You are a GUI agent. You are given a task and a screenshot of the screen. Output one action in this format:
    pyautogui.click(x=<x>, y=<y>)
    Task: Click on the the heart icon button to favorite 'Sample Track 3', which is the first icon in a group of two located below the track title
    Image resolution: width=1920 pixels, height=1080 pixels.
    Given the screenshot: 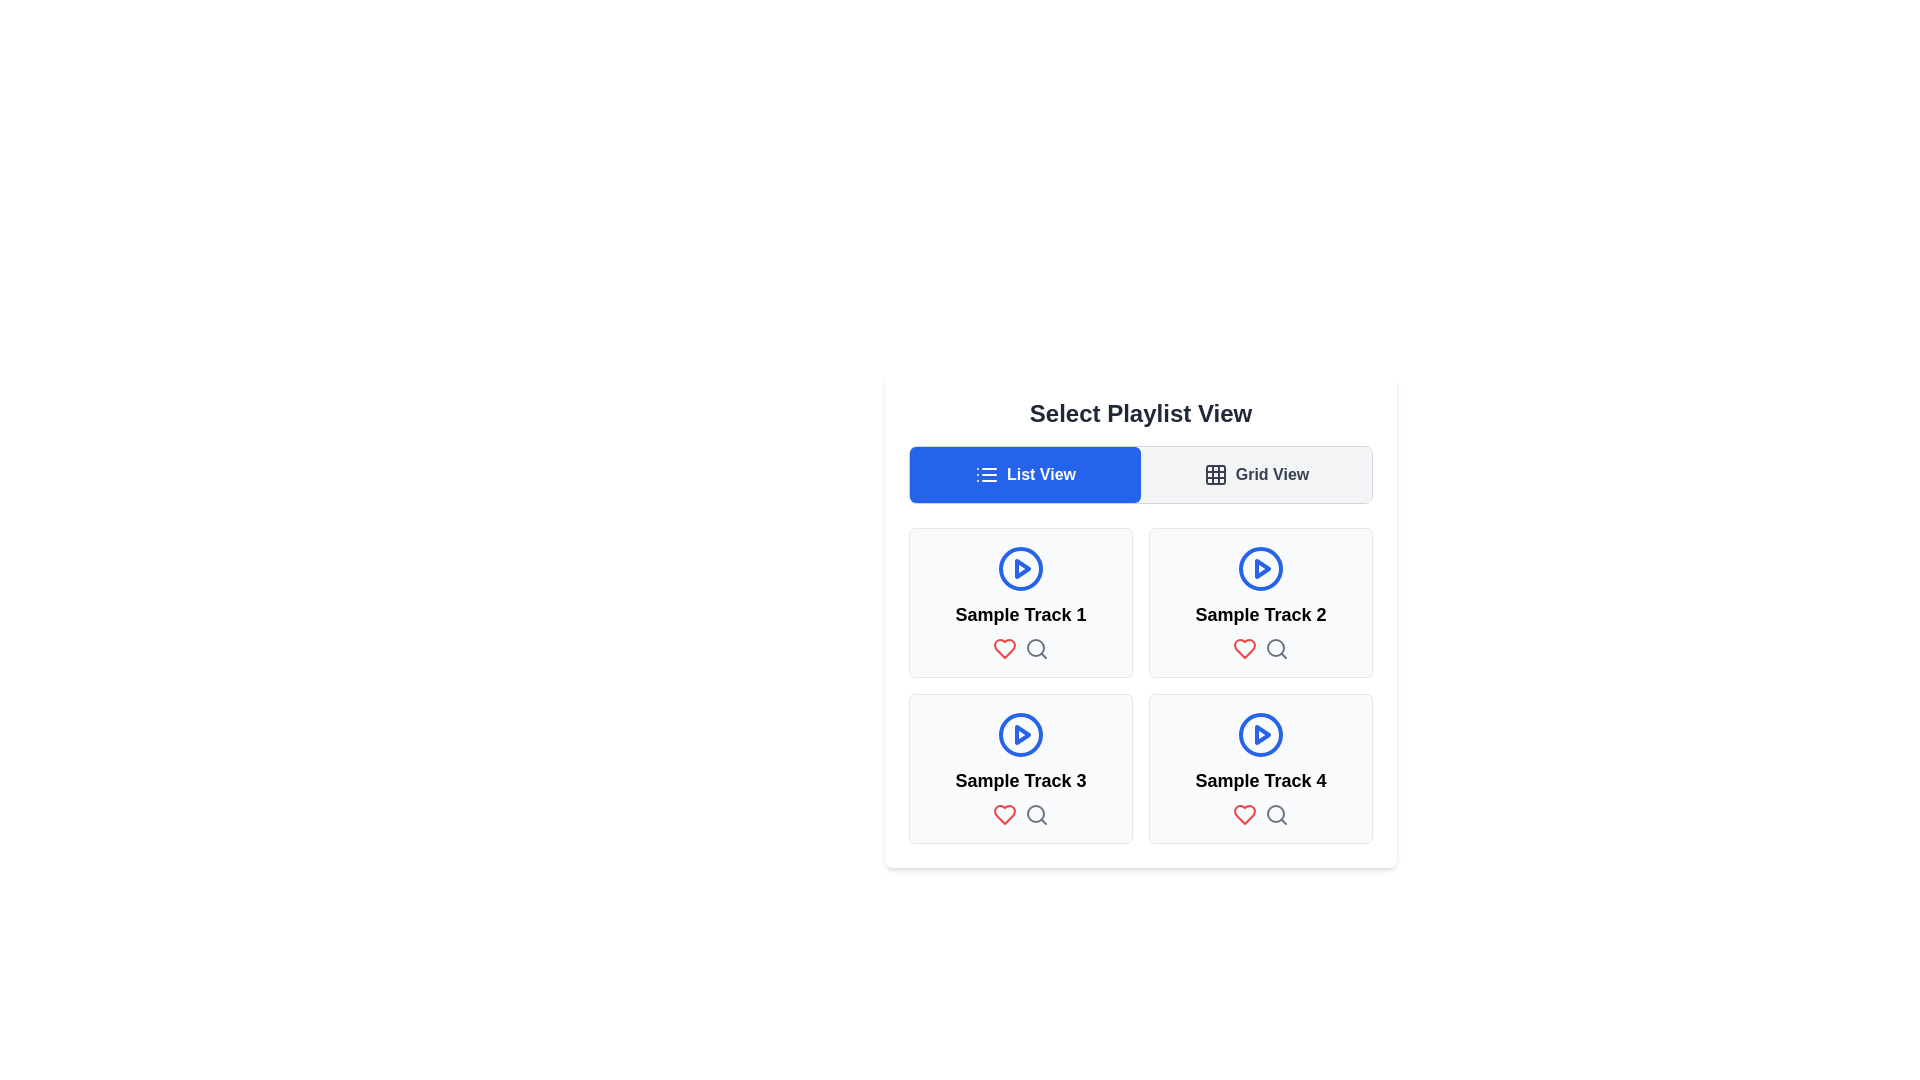 What is the action you would take?
    pyautogui.click(x=1004, y=814)
    